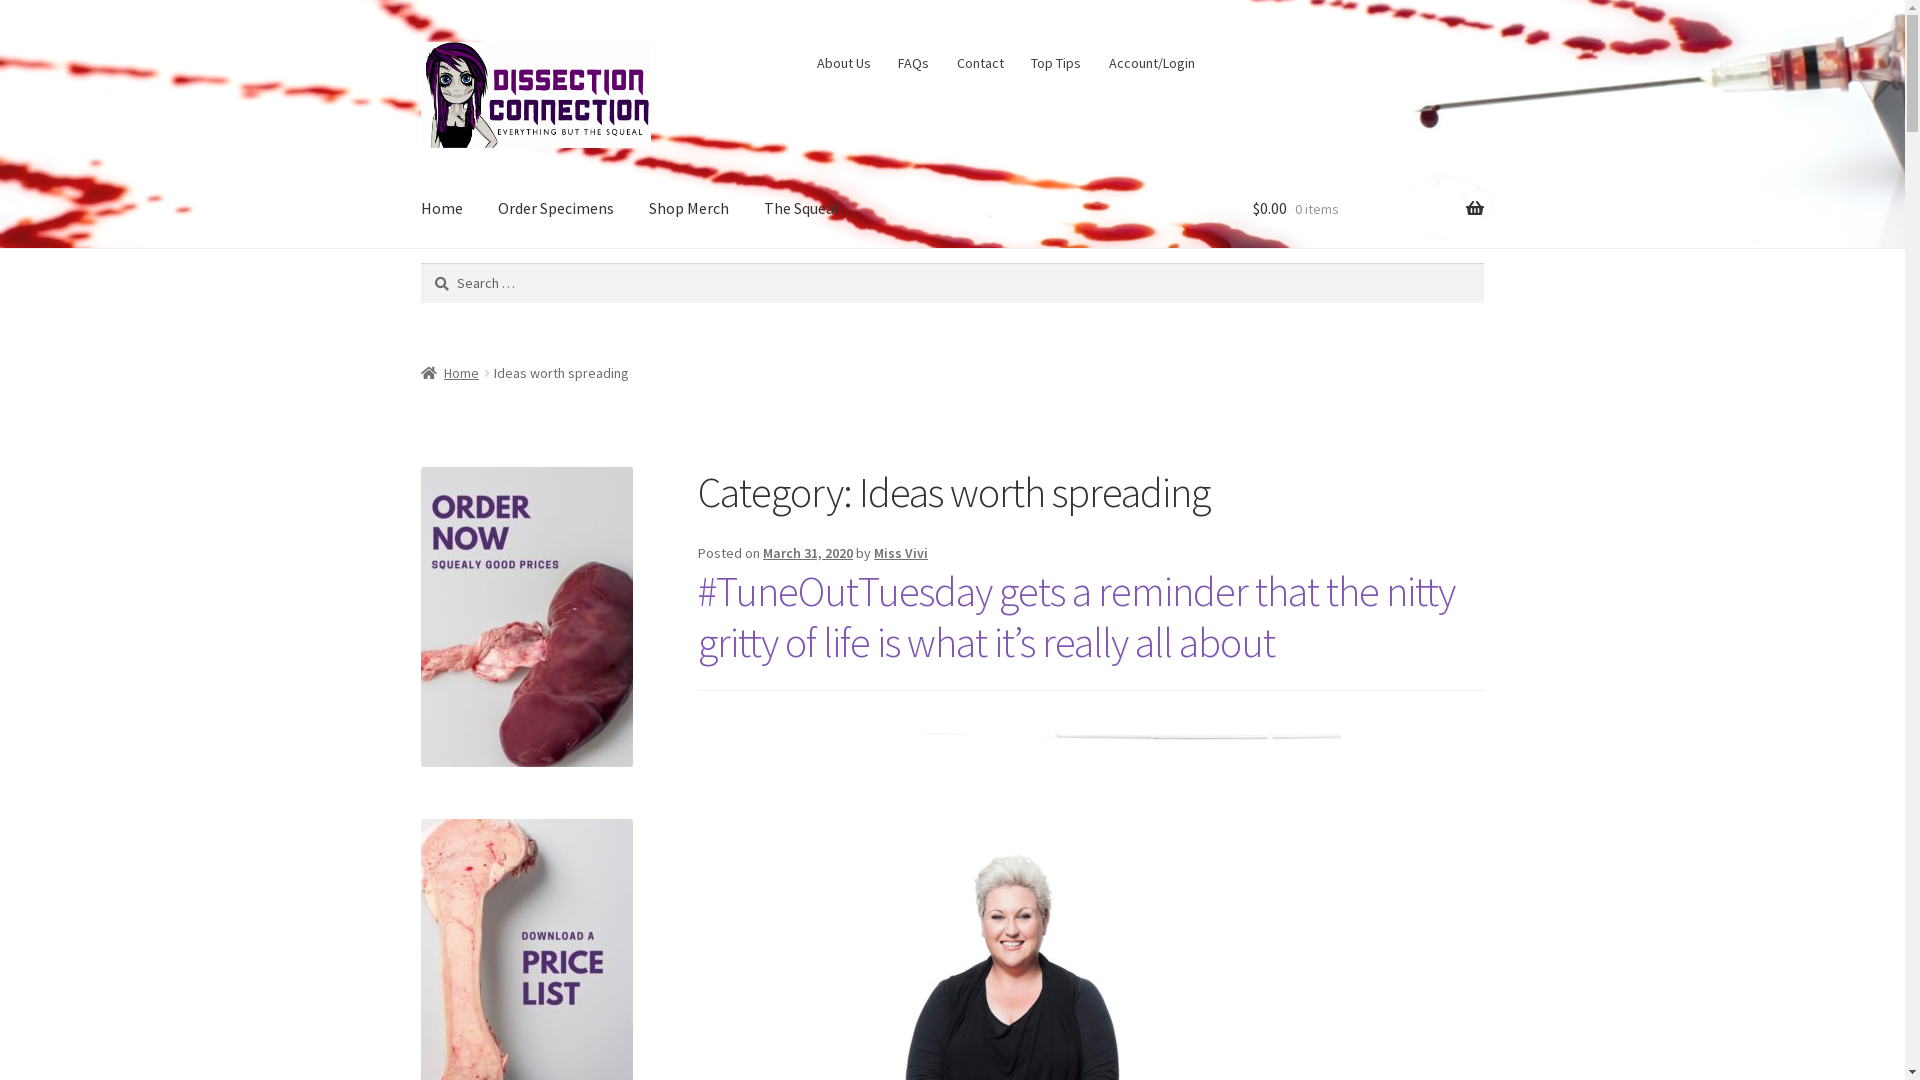 This screenshot has height=1080, width=1920. What do you see at coordinates (419, 261) in the screenshot?
I see `'Search'` at bounding box center [419, 261].